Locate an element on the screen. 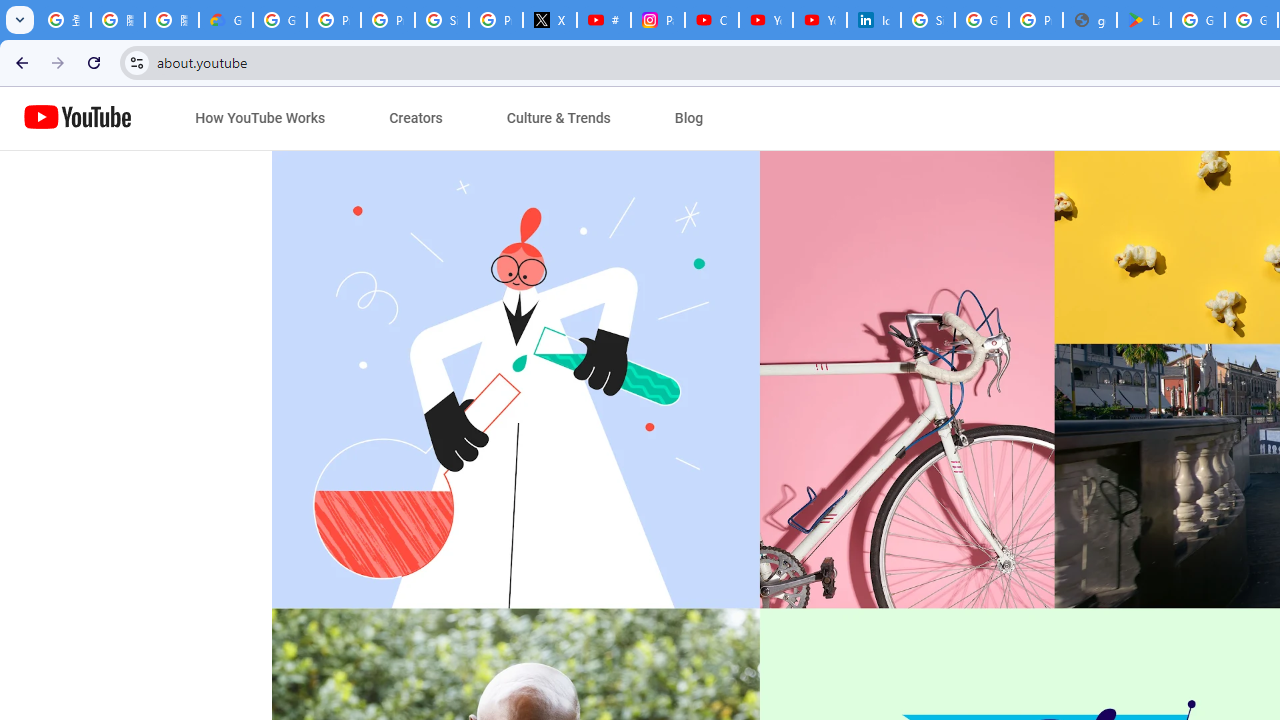 The image size is (1280, 720). 'Culture & Trends' is located at coordinates (558, 118).